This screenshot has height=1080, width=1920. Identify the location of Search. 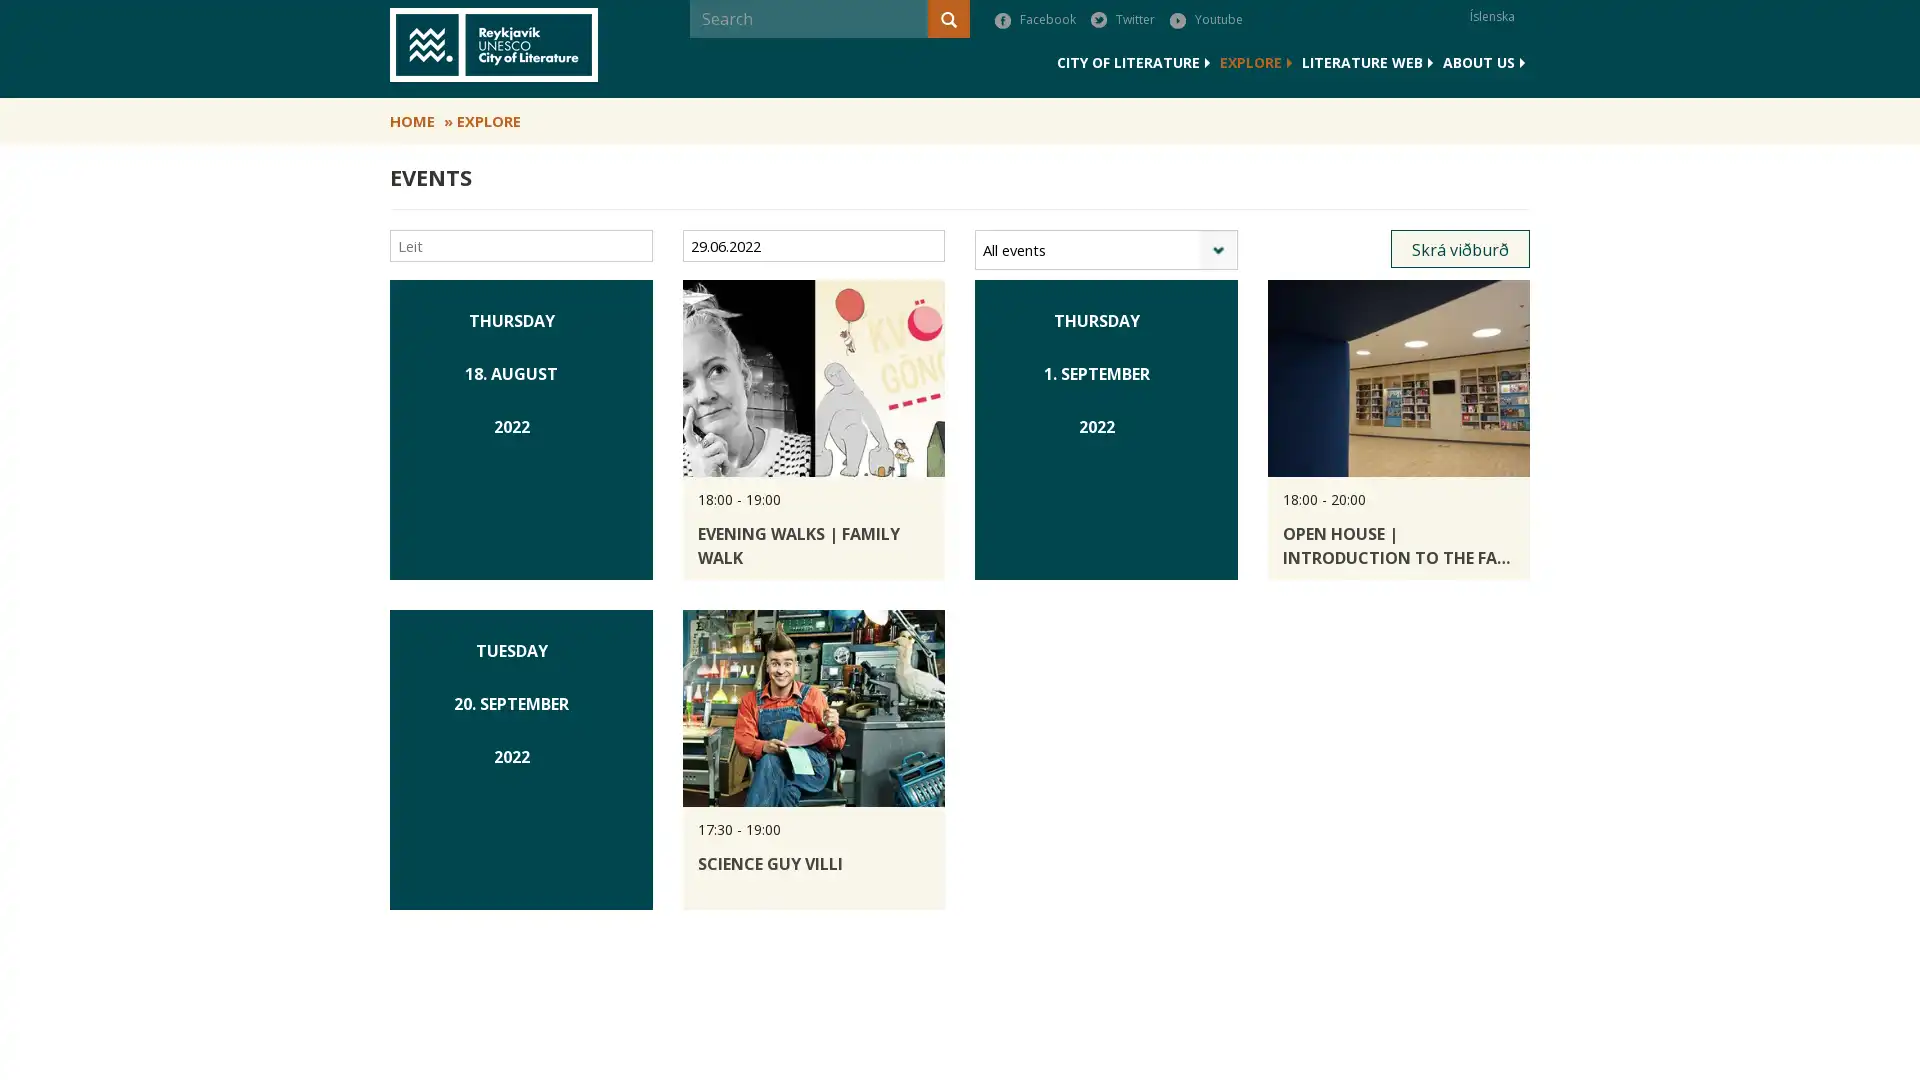
(691, 56).